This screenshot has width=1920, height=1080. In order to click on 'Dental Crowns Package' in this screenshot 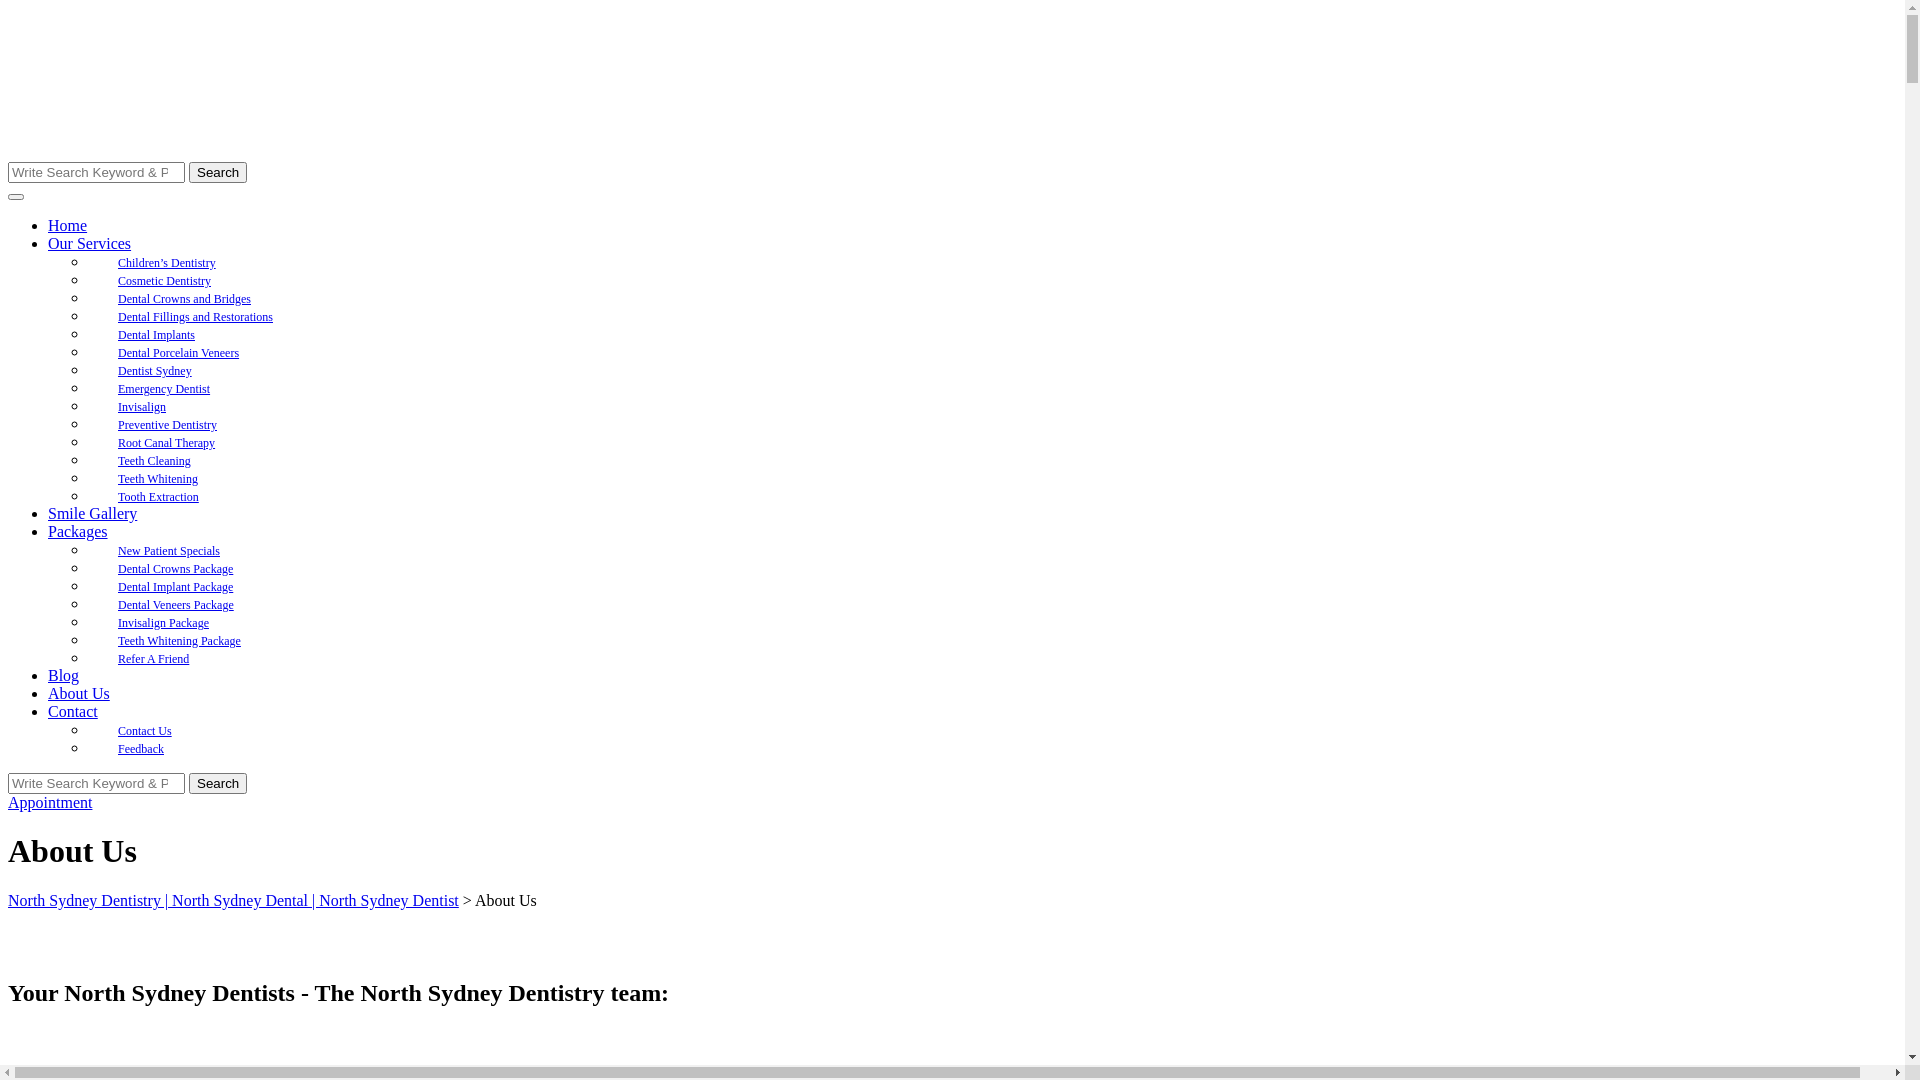, I will do `click(86, 569)`.